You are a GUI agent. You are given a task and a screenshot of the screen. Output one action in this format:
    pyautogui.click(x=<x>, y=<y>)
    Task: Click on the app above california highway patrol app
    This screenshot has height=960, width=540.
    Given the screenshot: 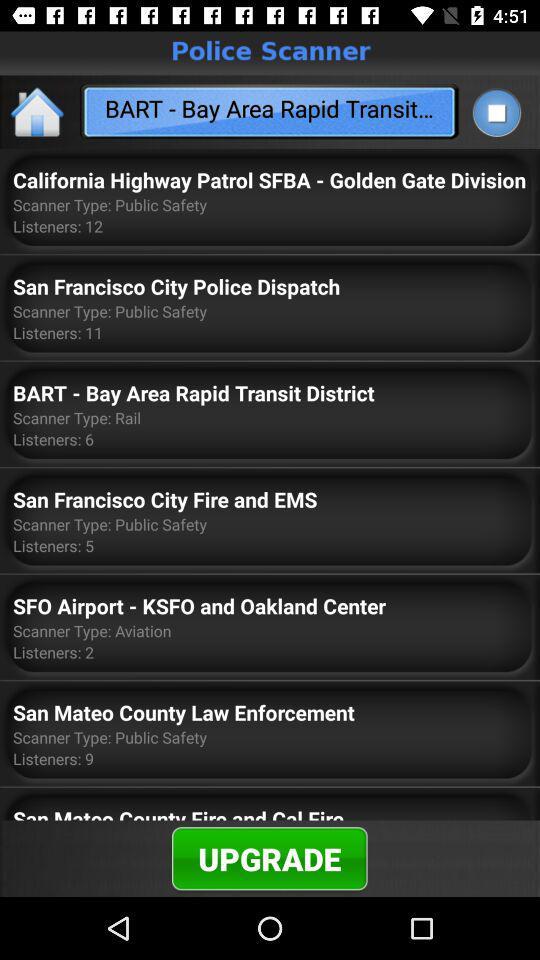 What is the action you would take?
    pyautogui.click(x=38, y=111)
    